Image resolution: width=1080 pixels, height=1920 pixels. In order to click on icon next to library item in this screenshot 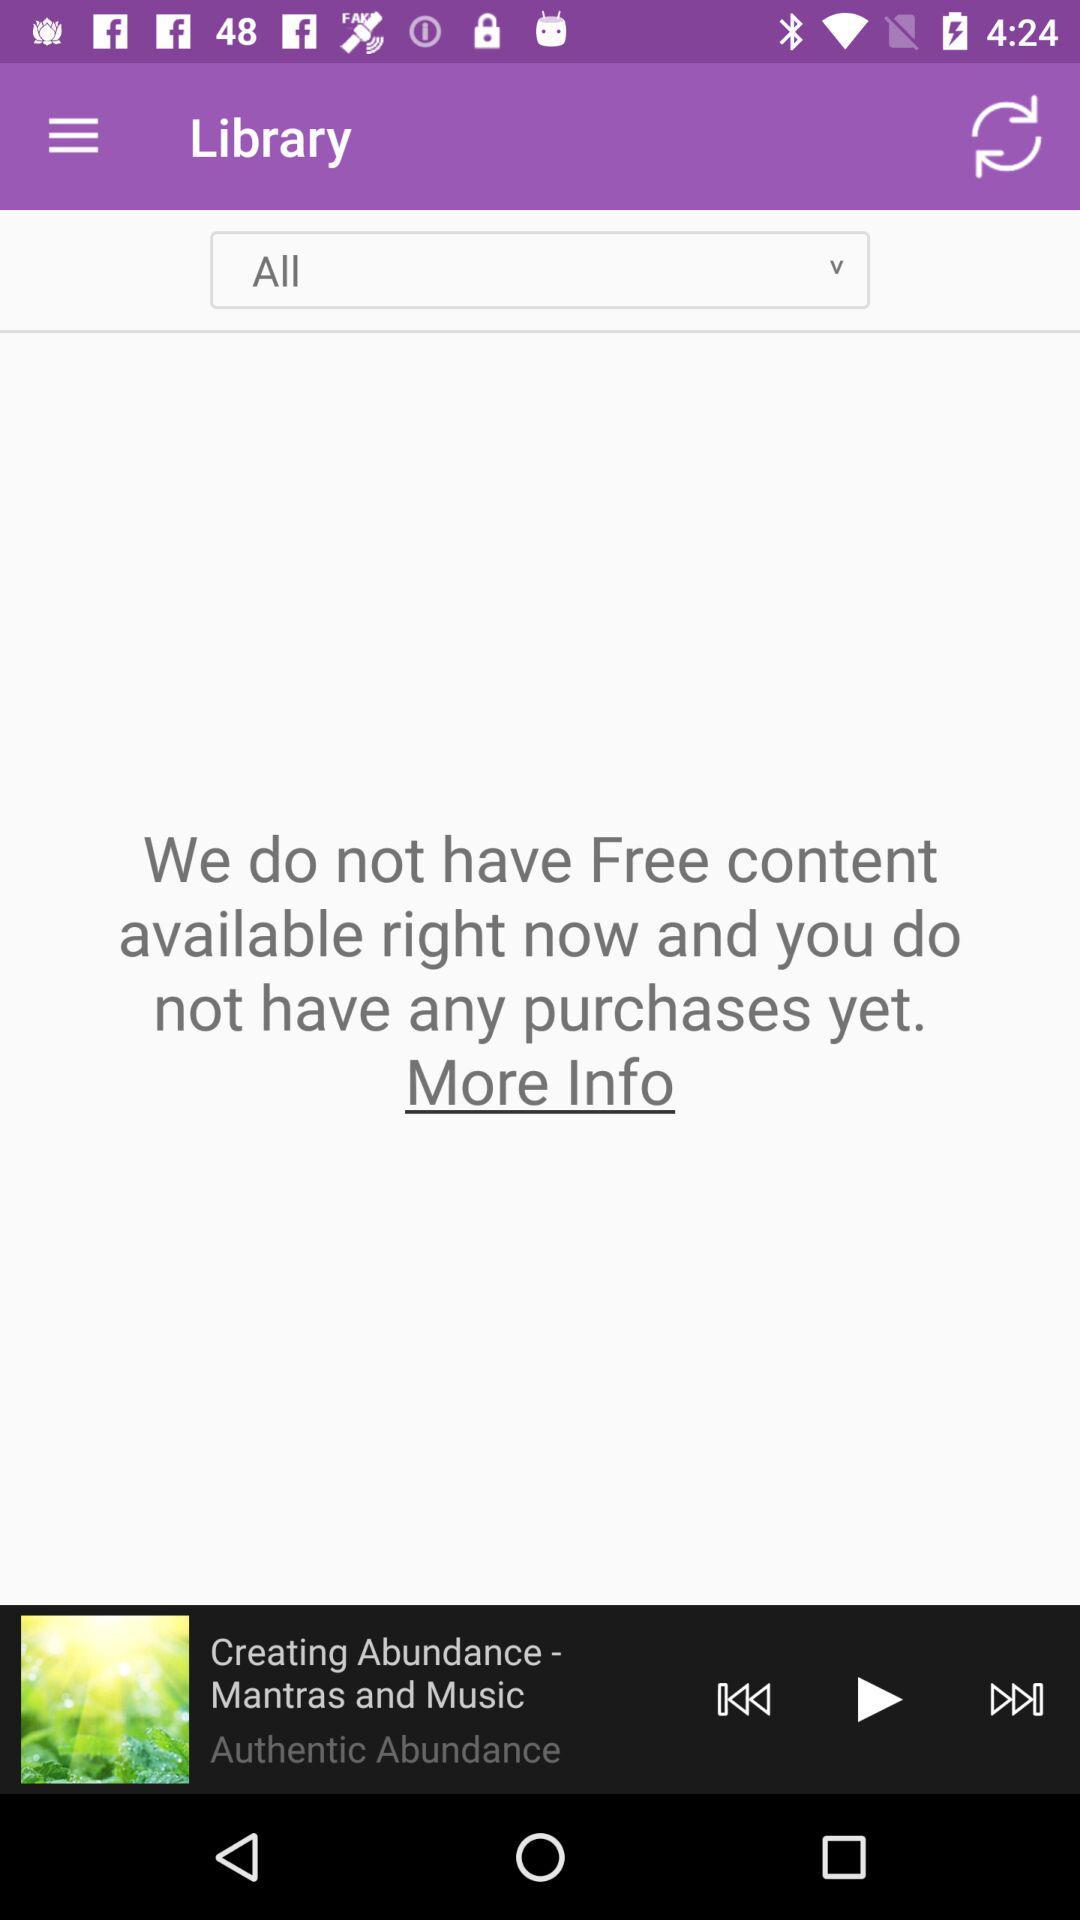, I will do `click(72, 135)`.